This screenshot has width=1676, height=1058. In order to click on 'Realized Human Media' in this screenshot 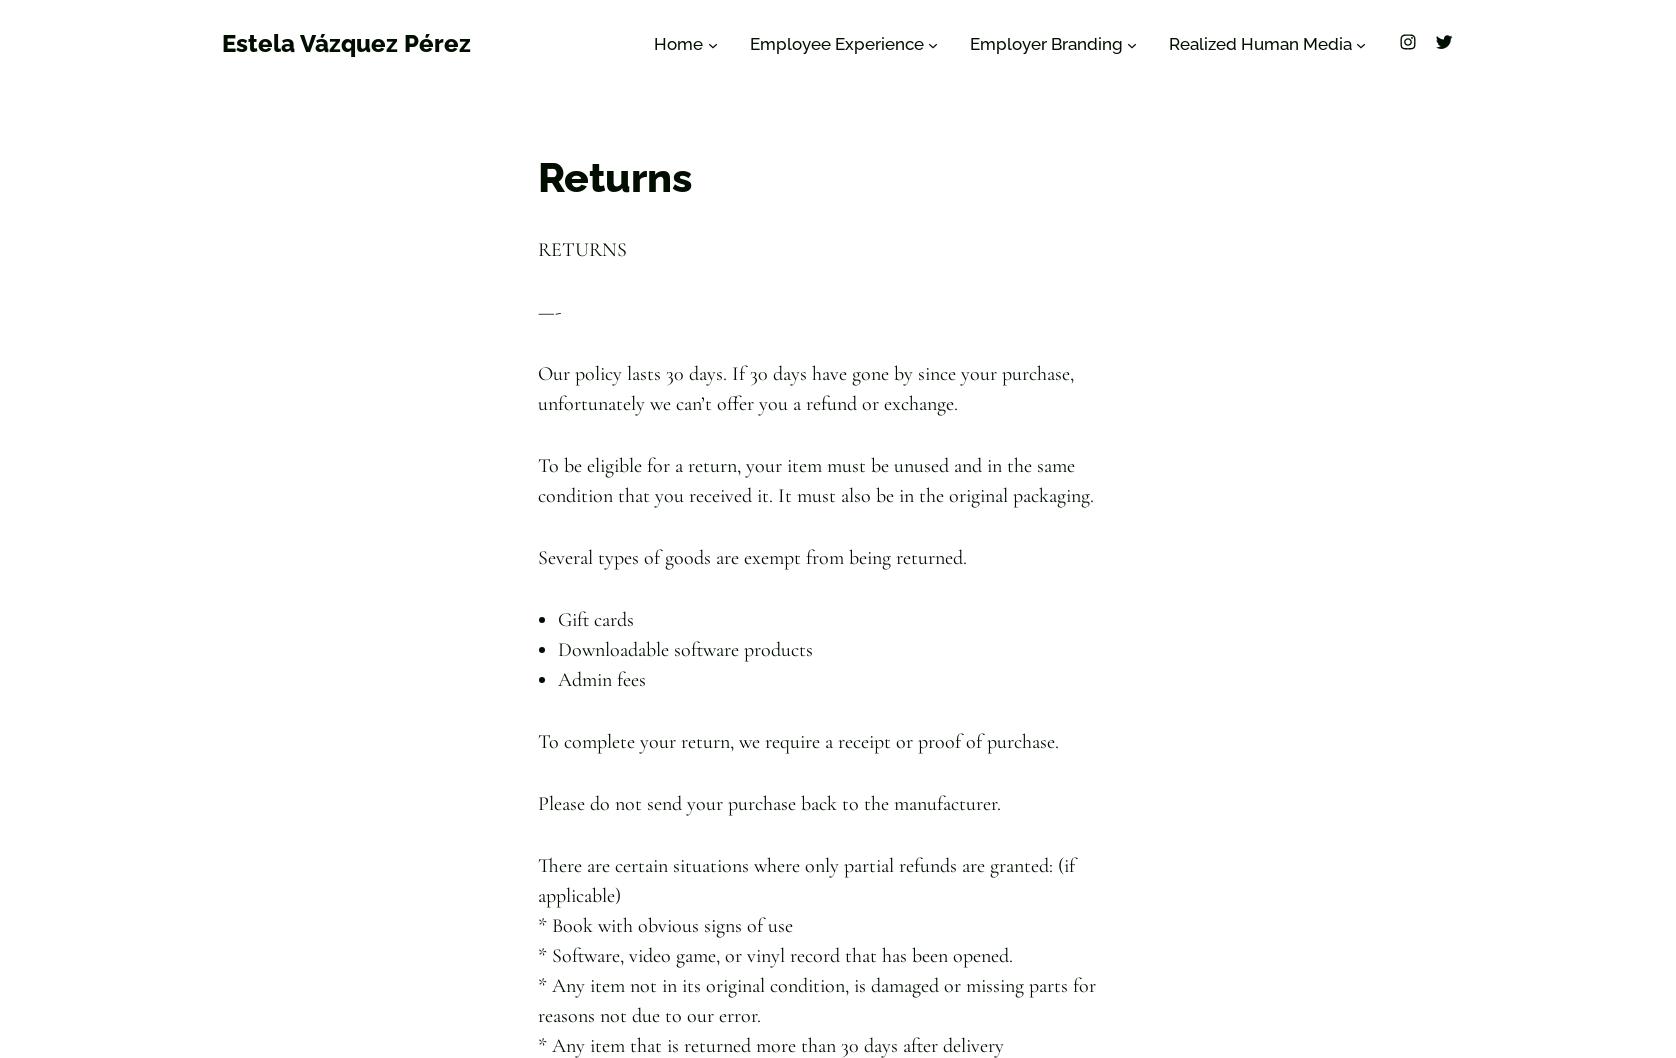, I will do `click(1259, 44)`.